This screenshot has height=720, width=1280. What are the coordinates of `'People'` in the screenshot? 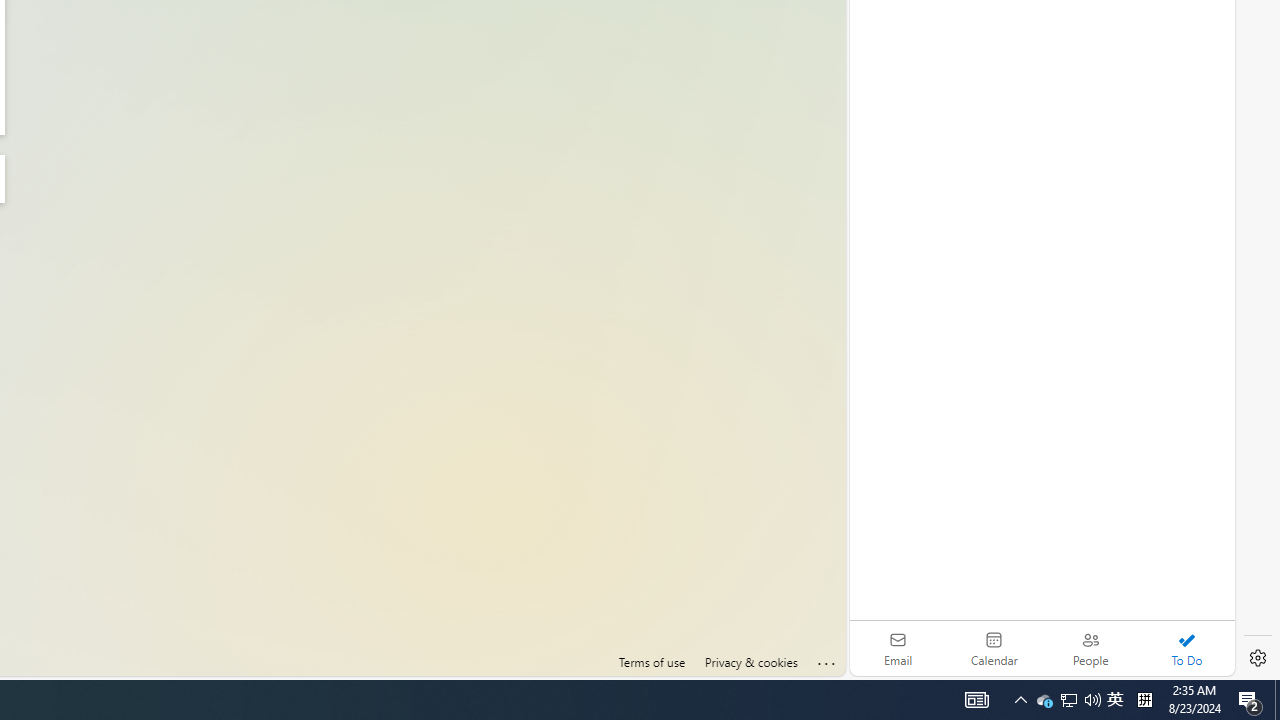 It's located at (1089, 648).